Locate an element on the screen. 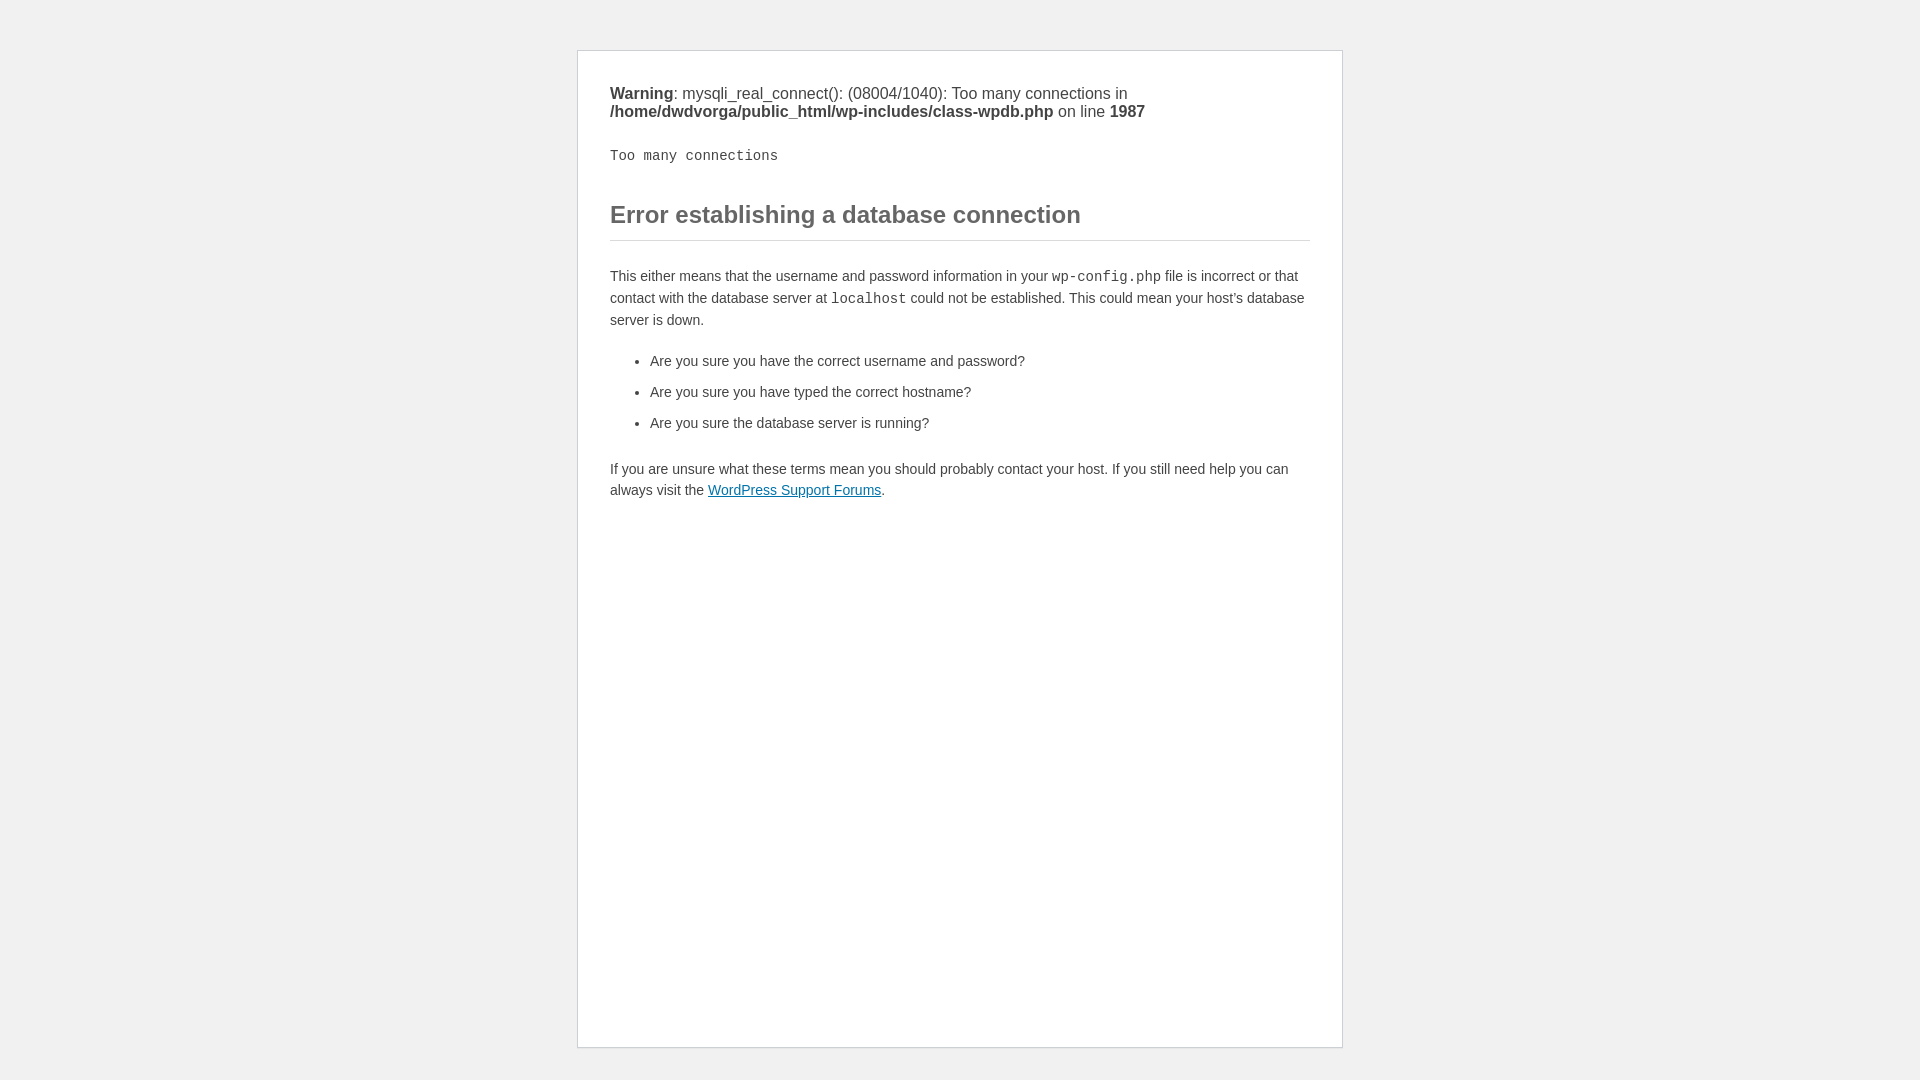 Image resolution: width=1920 pixels, height=1080 pixels. 'WordPress Support Forums' is located at coordinates (793, 489).